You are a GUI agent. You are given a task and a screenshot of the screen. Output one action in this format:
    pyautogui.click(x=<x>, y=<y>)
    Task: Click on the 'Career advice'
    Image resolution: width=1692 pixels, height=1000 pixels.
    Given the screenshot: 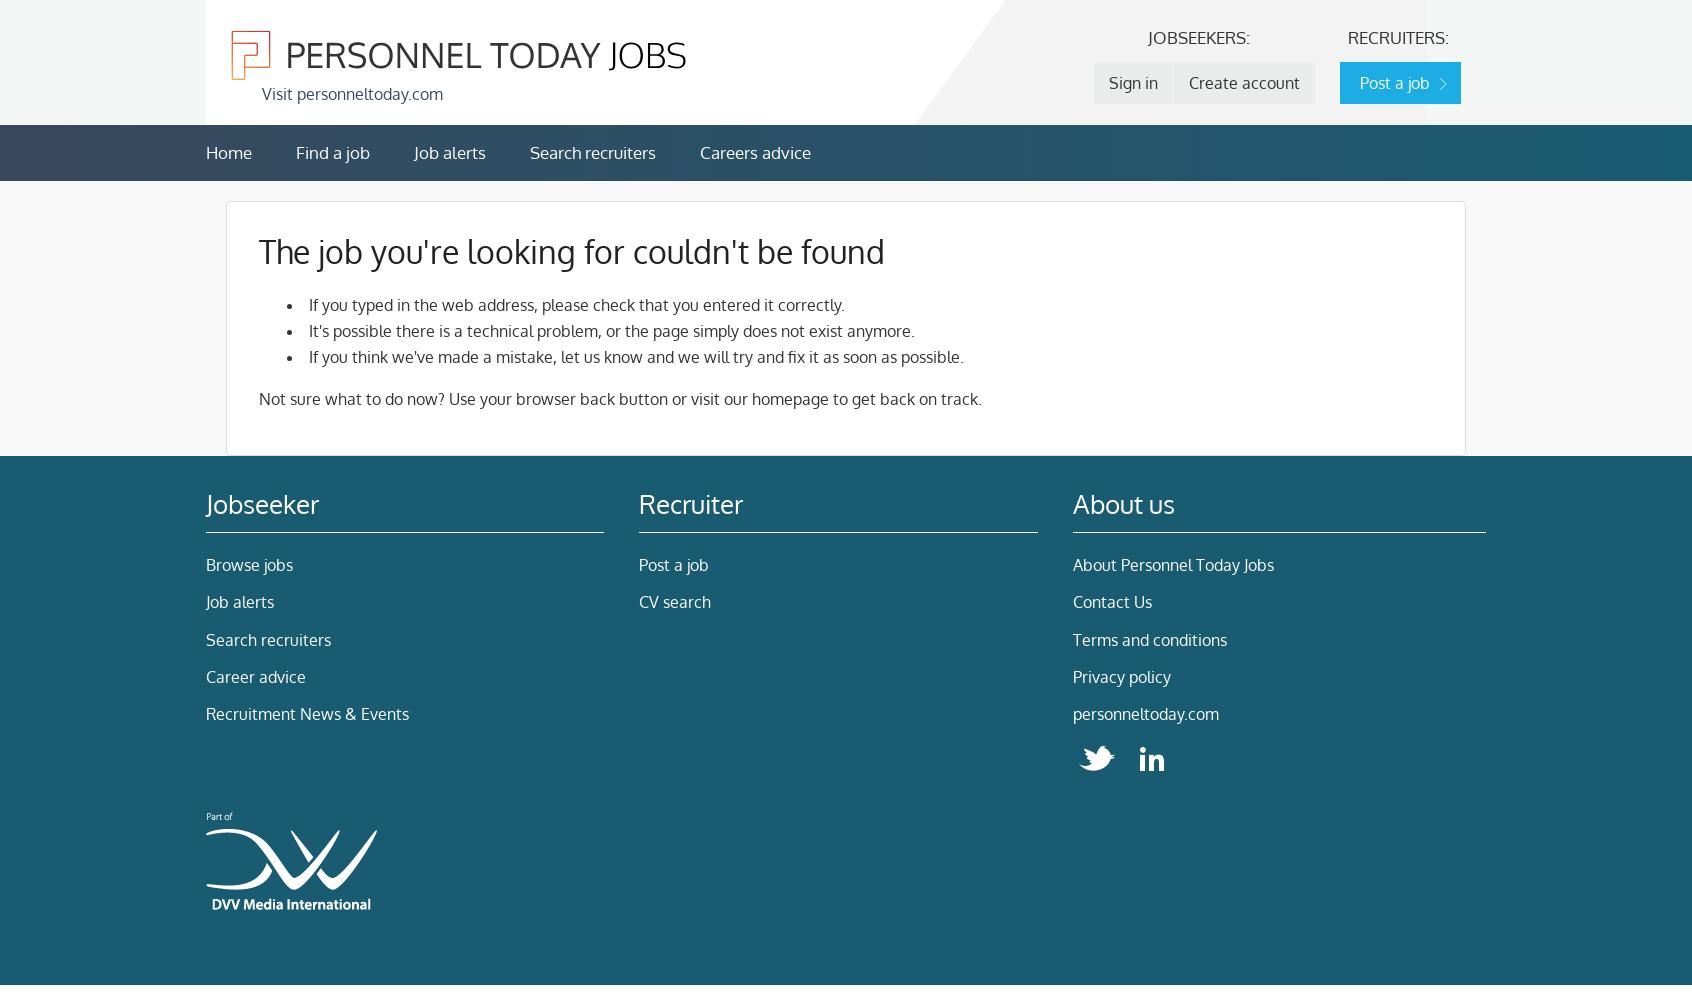 What is the action you would take?
    pyautogui.click(x=204, y=676)
    